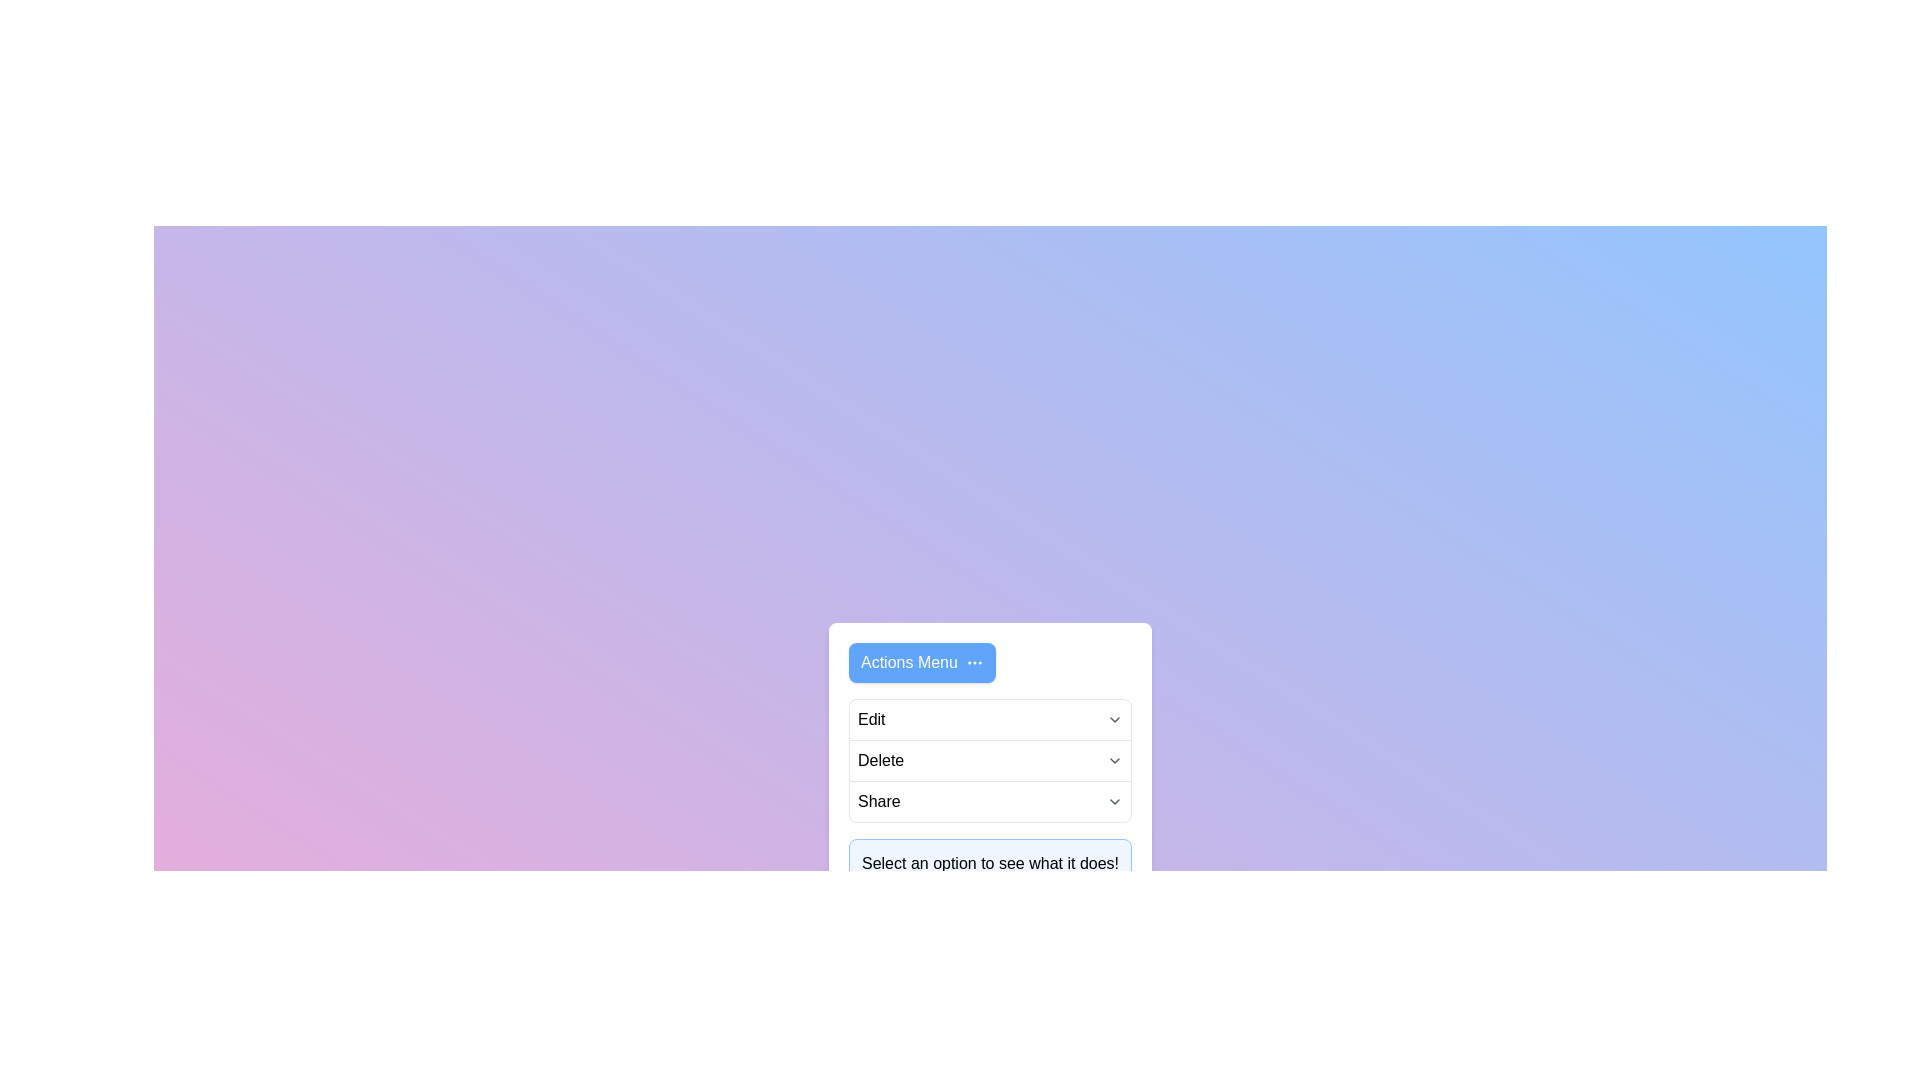 The height and width of the screenshot is (1080, 1920). What do you see at coordinates (990, 863) in the screenshot?
I see `the informational text in the dropdown section` at bounding box center [990, 863].